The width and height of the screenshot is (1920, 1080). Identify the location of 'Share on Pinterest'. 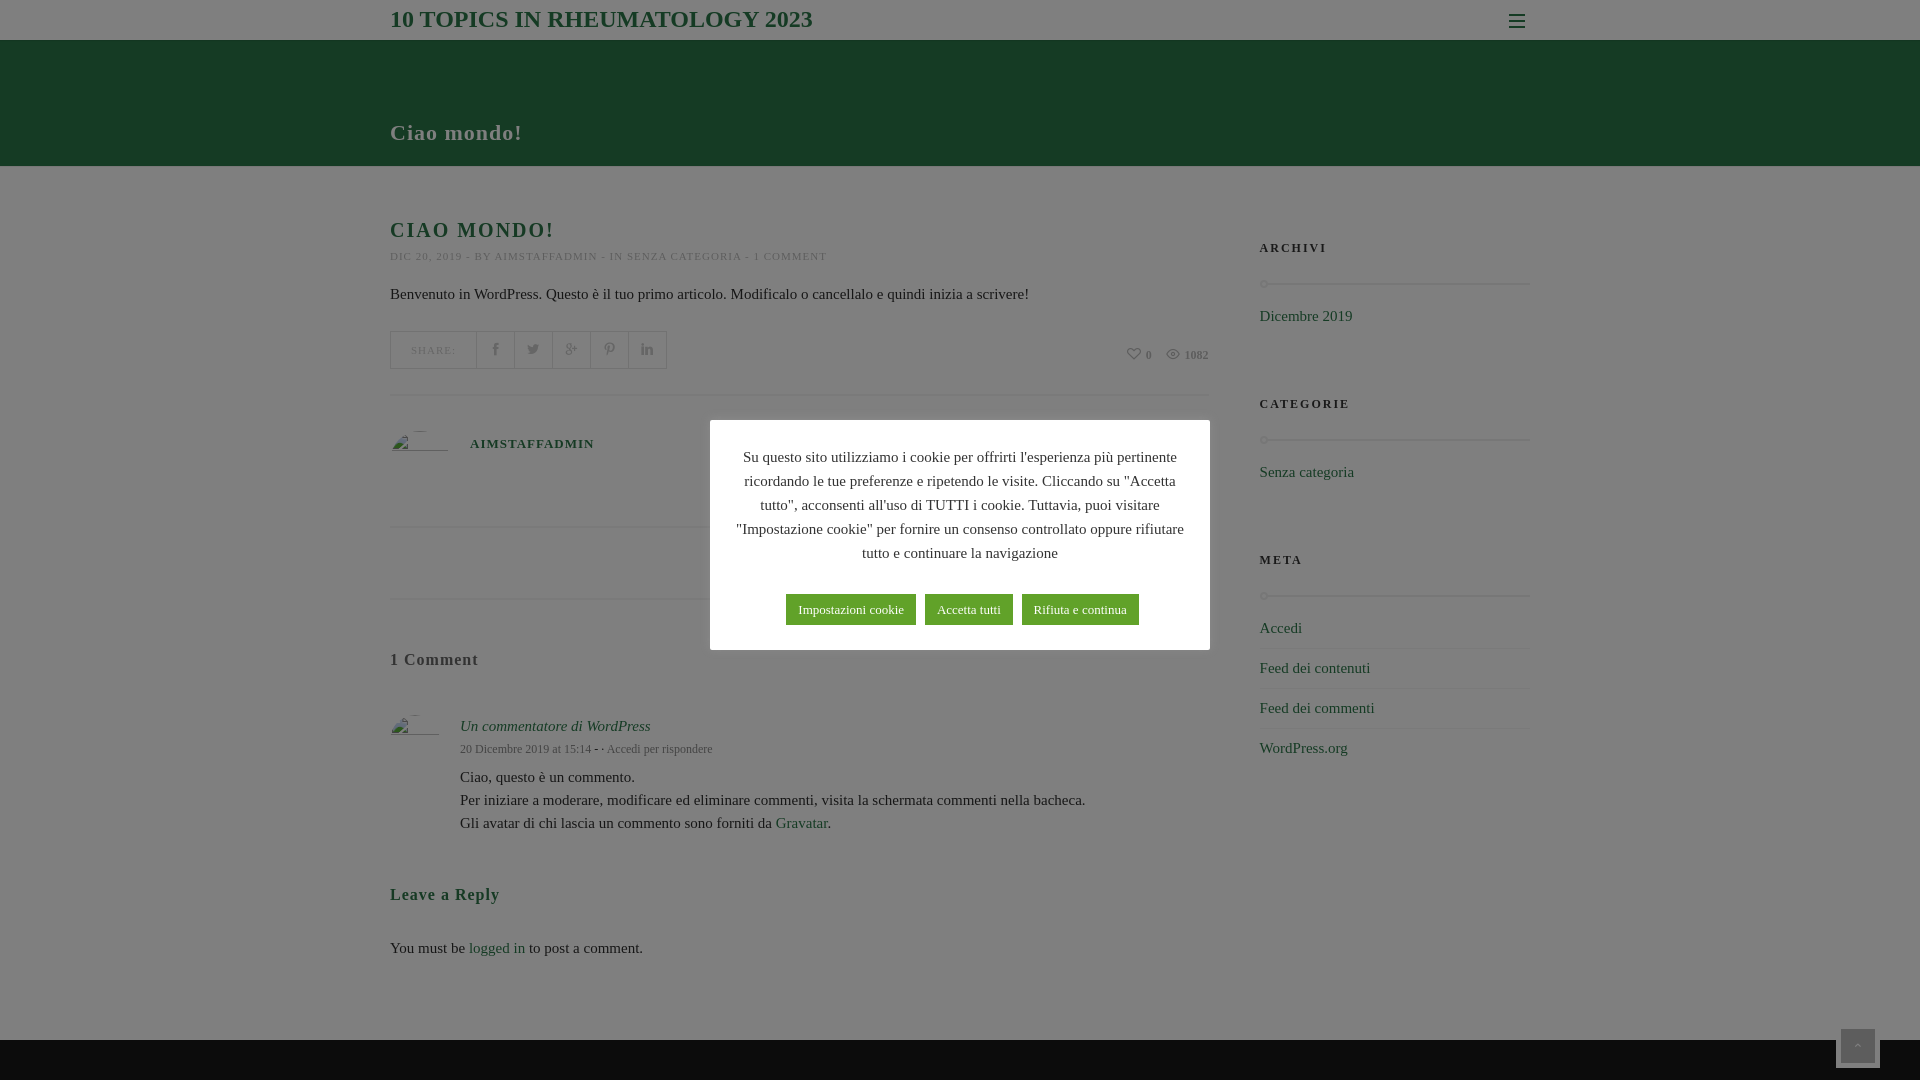
(608, 349).